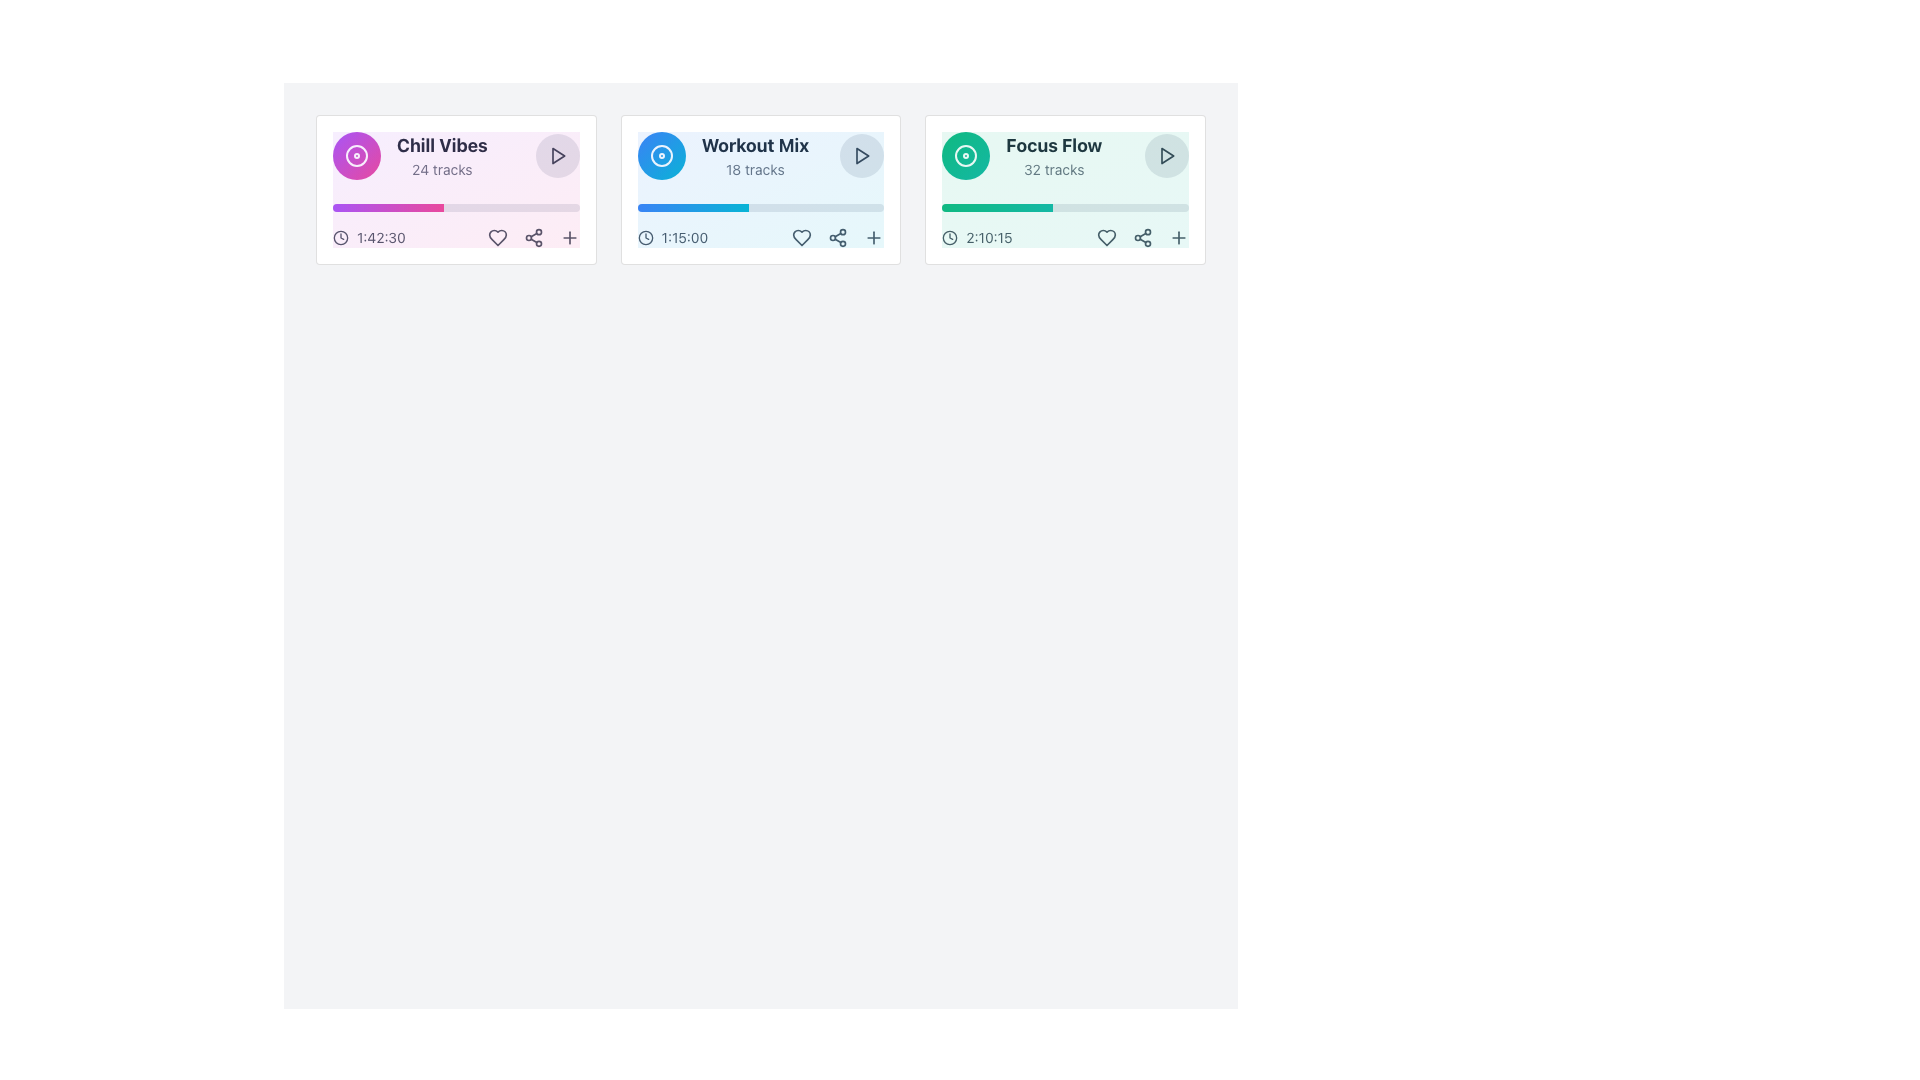 This screenshot has width=1920, height=1080. What do you see at coordinates (533, 237) in the screenshot?
I see `the share icon button located under the 'Chill Vibes' card, which is the second icon in a horizontal row of three icons` at bounding box center [533, 237].